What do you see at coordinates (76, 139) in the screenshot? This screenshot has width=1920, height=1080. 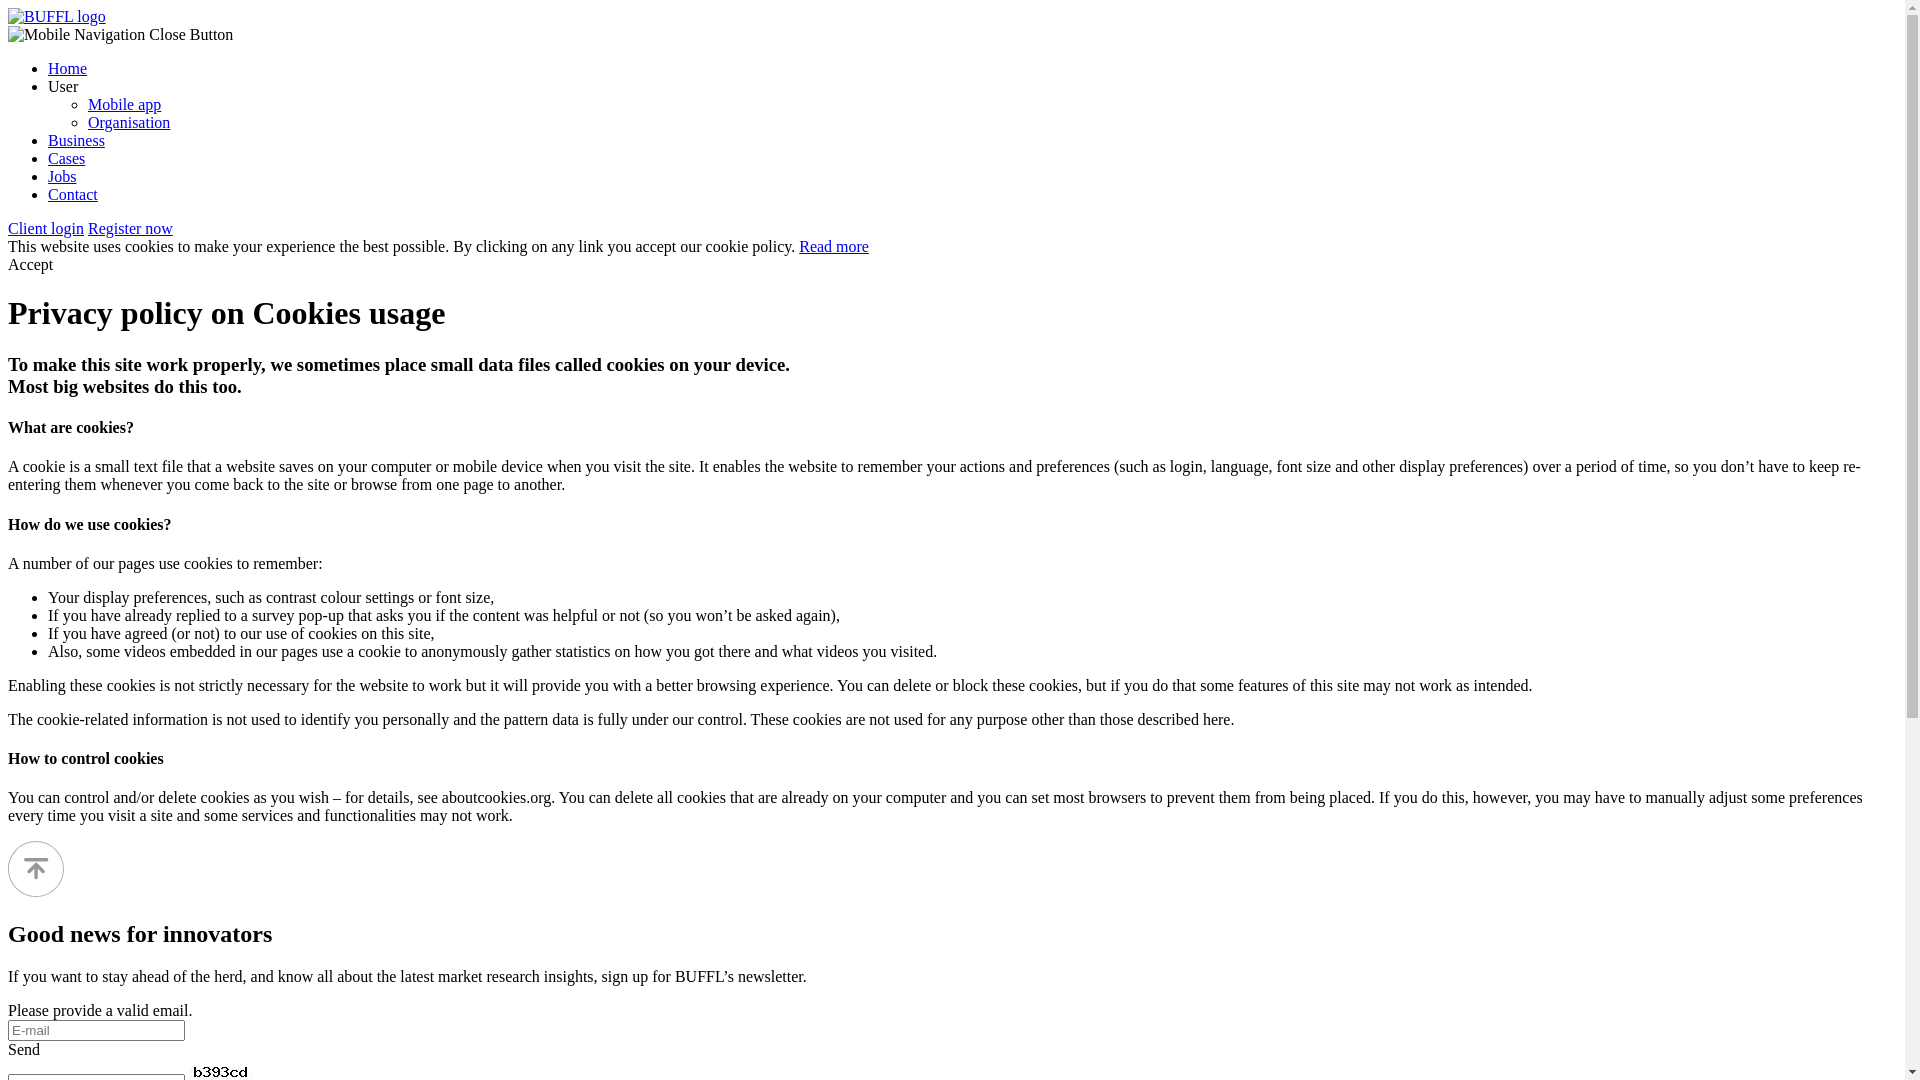 I see `'Business'` at bounding box center [76, 139].